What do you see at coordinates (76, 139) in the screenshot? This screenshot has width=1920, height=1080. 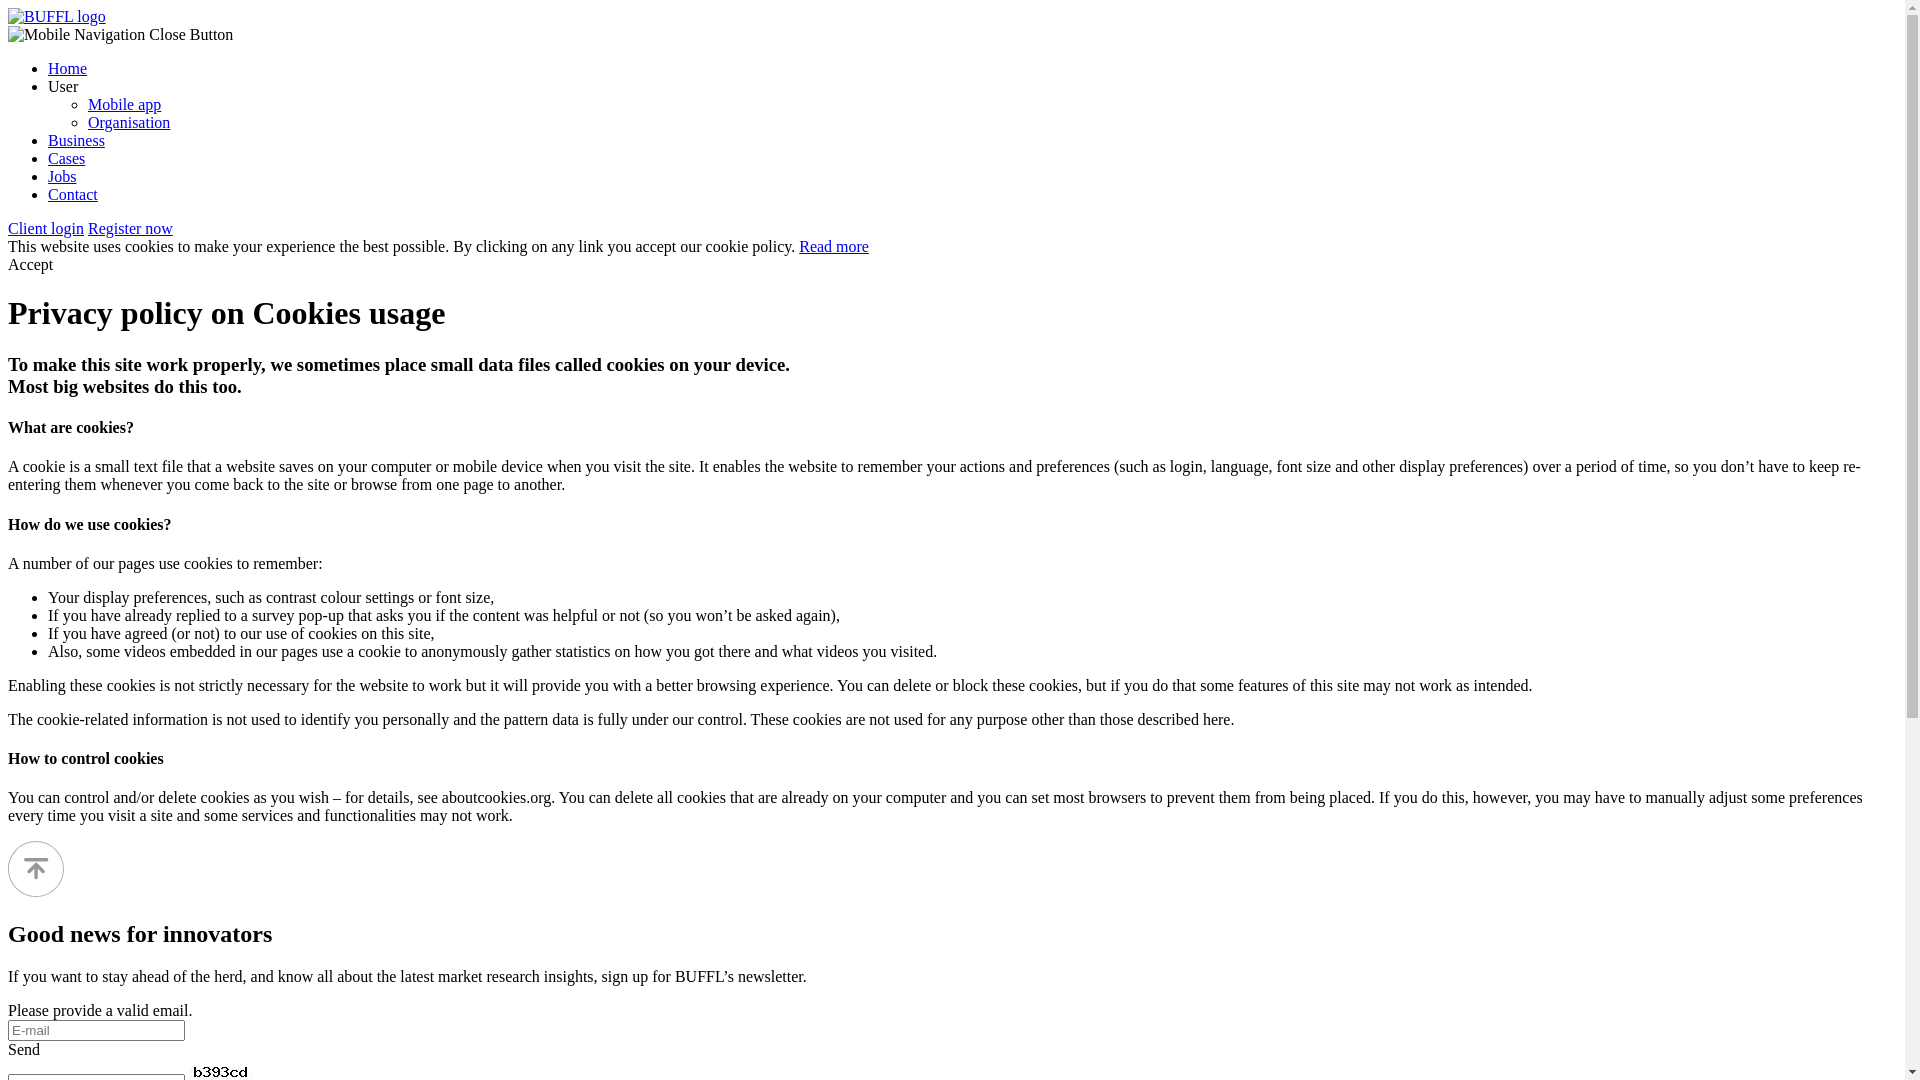 I see `'Business'` at bounding box center [76, 139].